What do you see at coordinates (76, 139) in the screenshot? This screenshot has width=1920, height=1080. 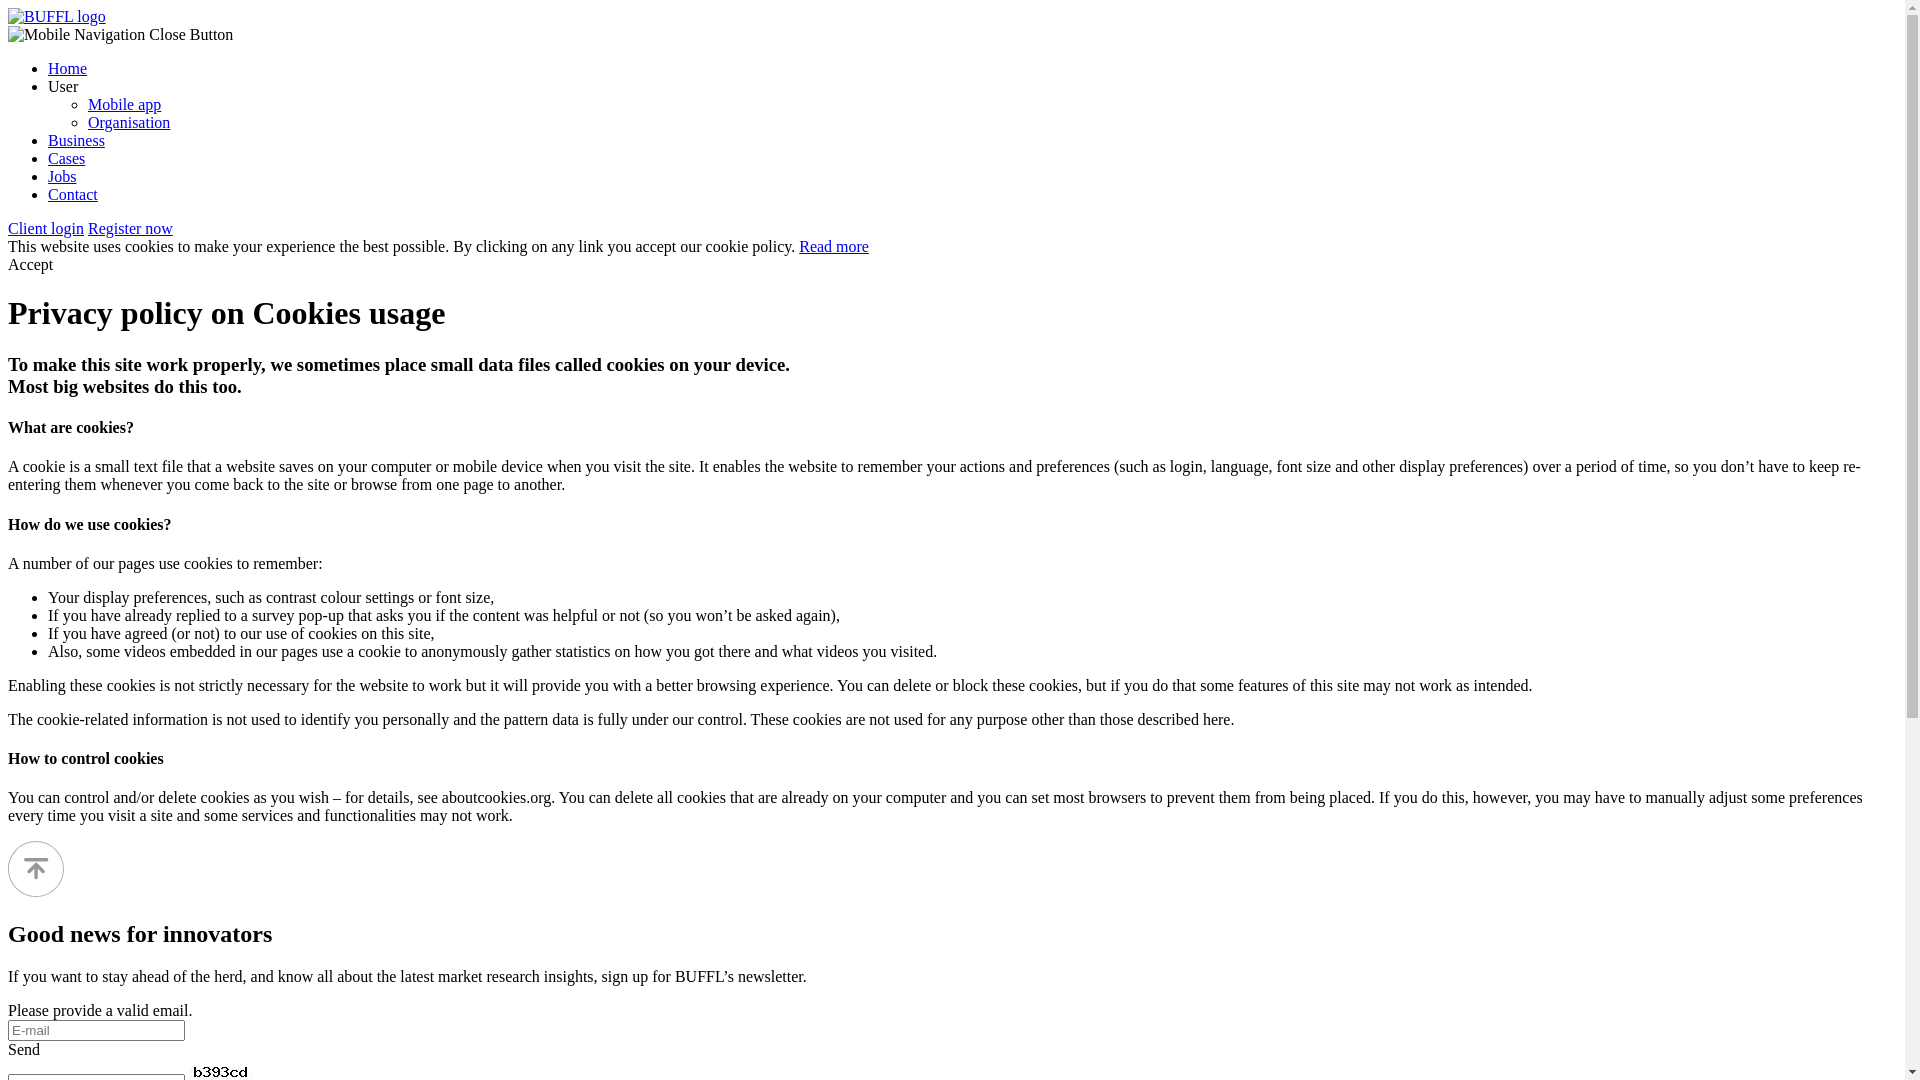 I see `'Business'` at bounding box center [76, 139].